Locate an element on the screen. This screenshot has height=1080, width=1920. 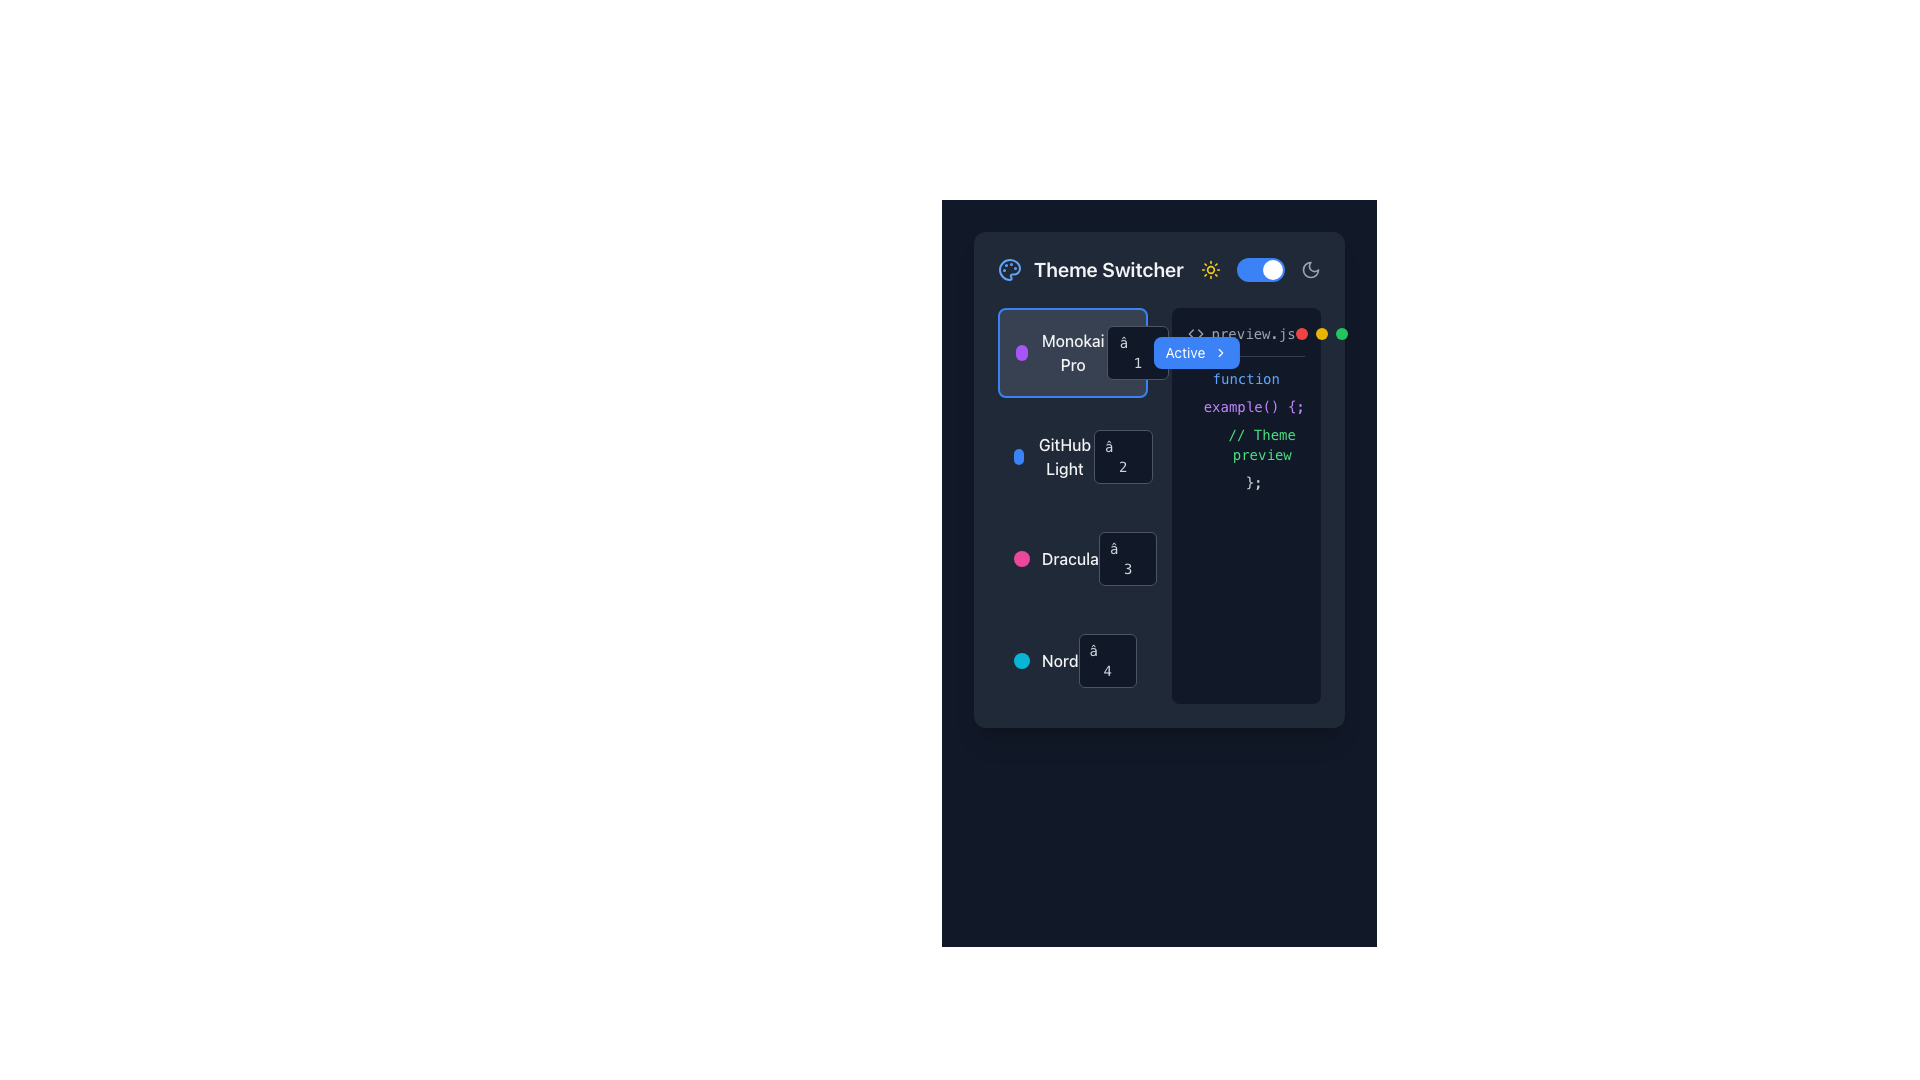
the 'Theme Switcher' text label on the theme control bar is located at coordinates (1159, 270).